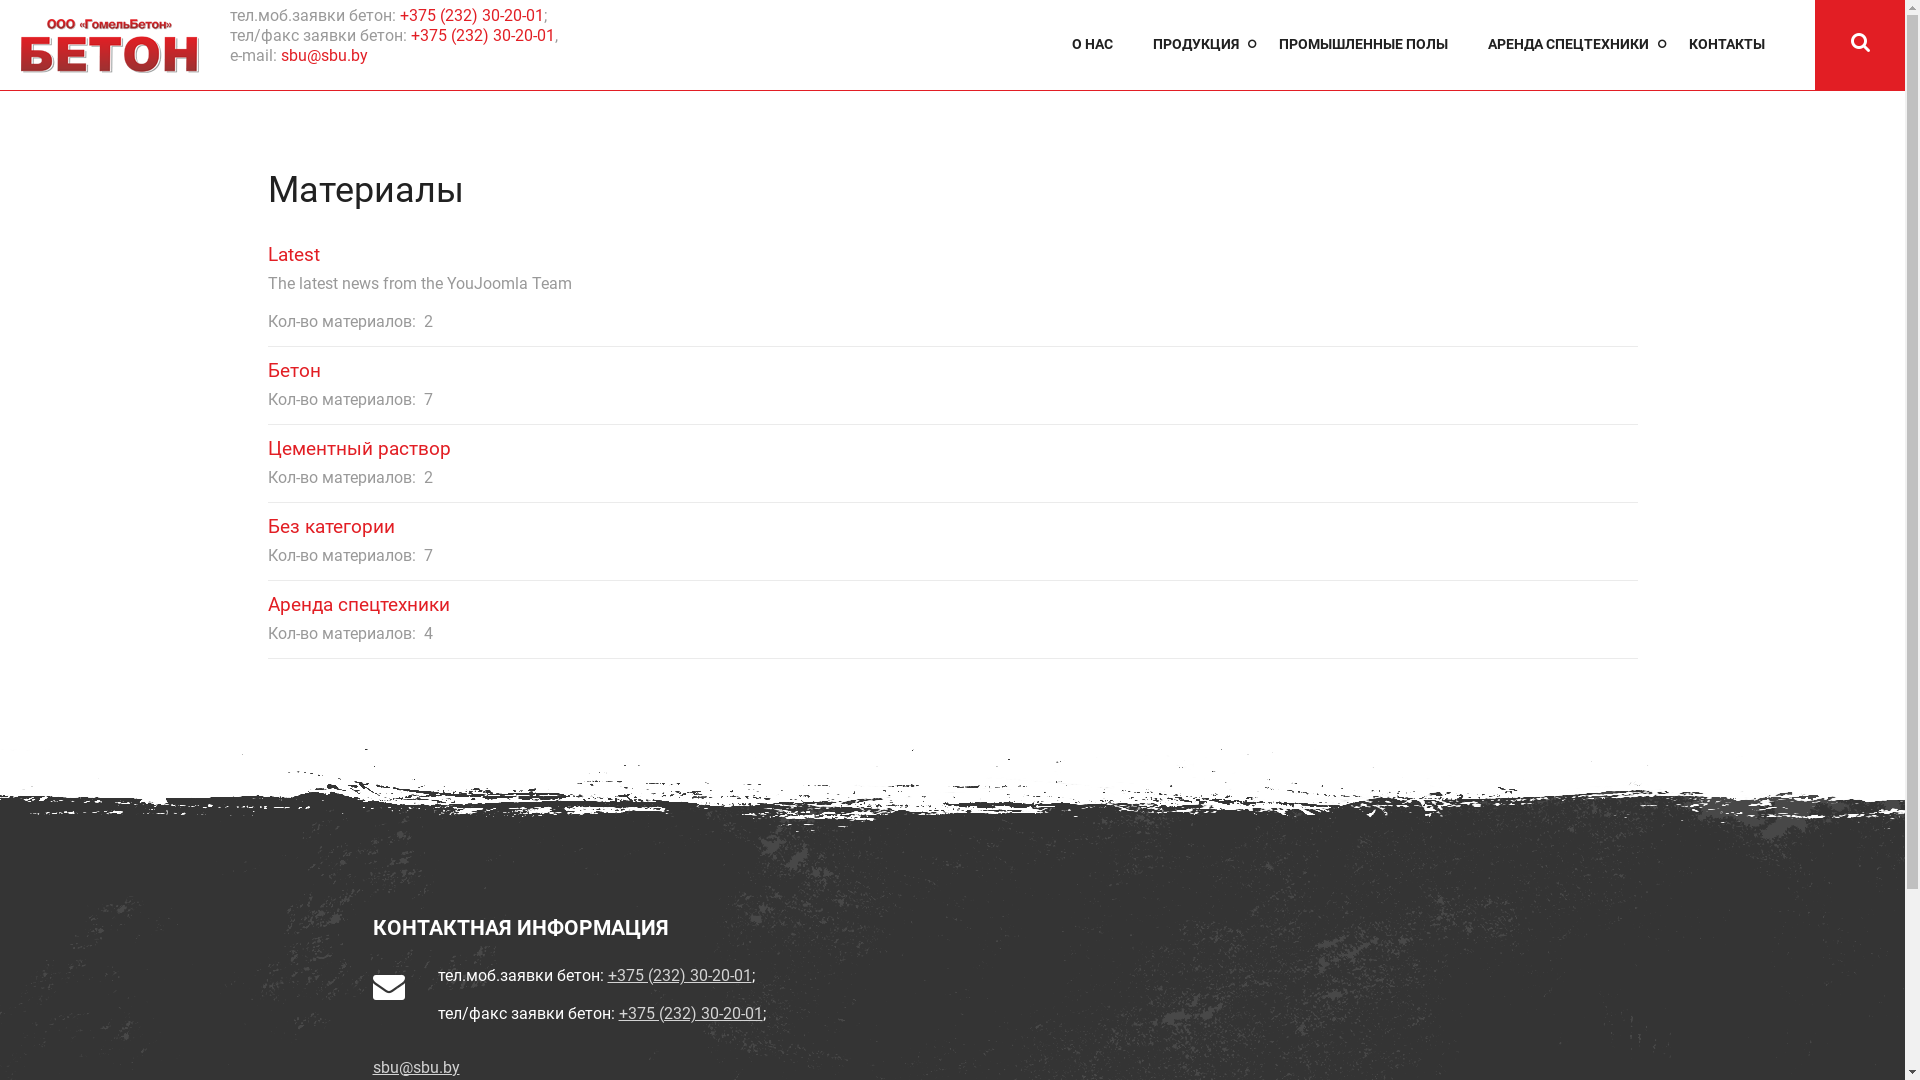 The height and width of the screenshot is (1080, 1920). Describe the element at coordinates (690, 1013) in the screenshot. I see `'+375 (232) 30-20-01'` at that location.